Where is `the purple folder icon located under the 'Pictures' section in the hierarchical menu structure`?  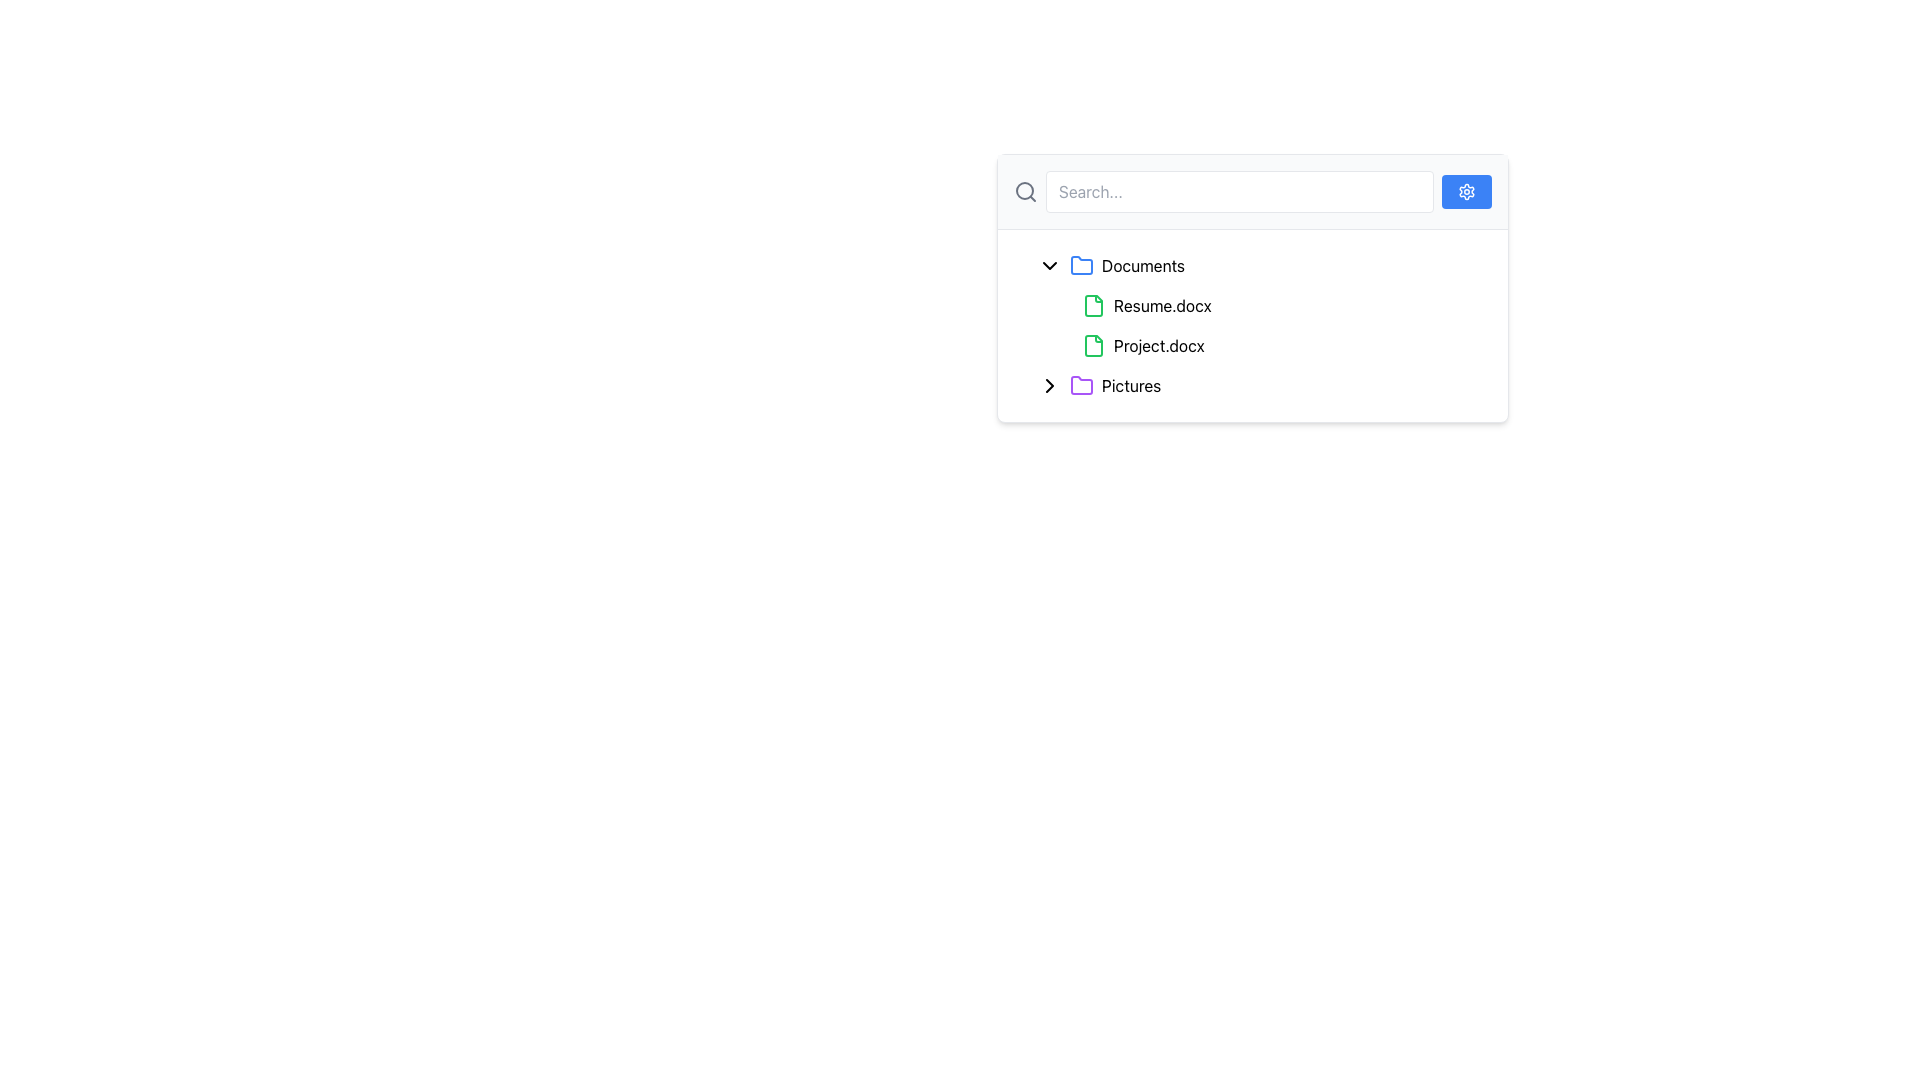
the purple folder icon located under the 'Pictures' section in the hierarchical menu structure is located at coordinates (1080, 385).